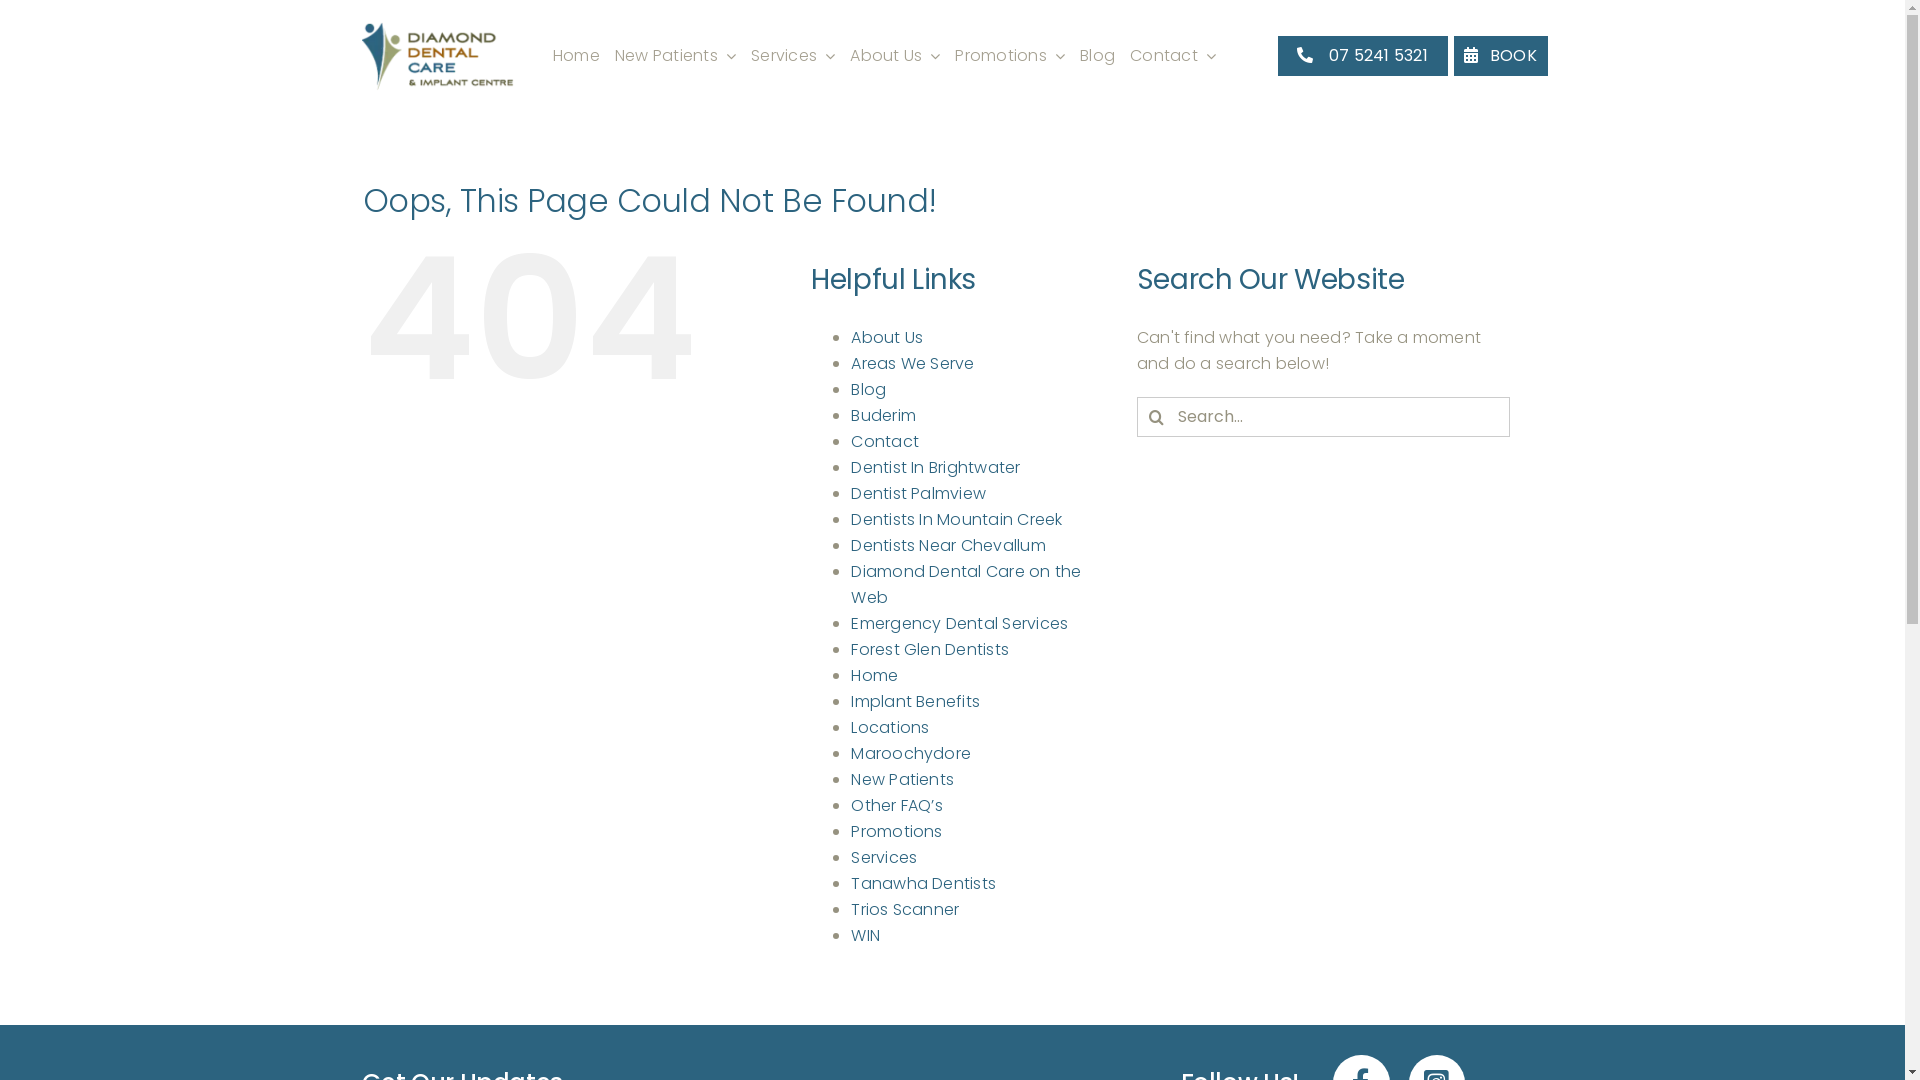 This screenshot has height=1080, width=1920. What do you see at coordinates (882, 856) in the screenshot?
I see `'Services'` at bounding box center [882, 856].